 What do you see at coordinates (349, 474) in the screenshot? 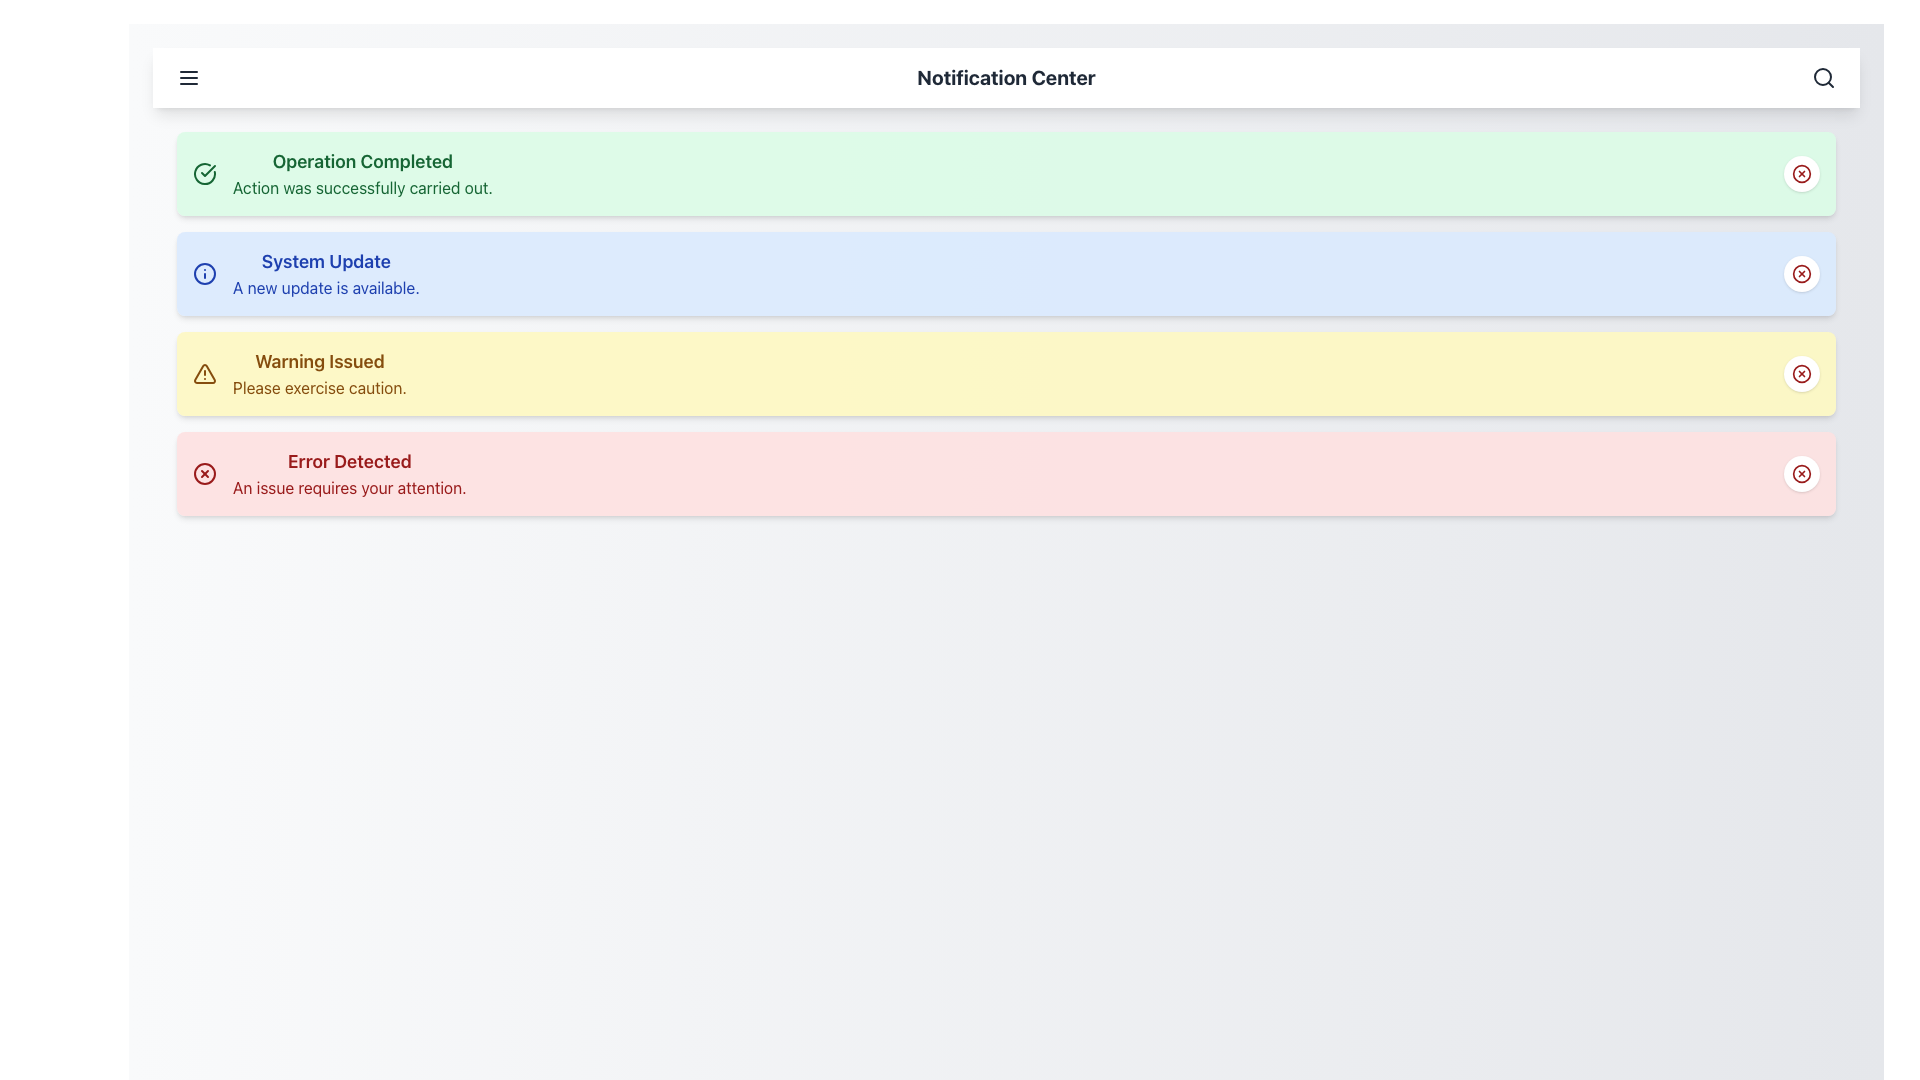
I see `text from the notification block that says 'Error Detected' in bold and 'An issue requires your attention.' in smaller font, located at the bottom of the notification list` at bounding box center [349, 474].